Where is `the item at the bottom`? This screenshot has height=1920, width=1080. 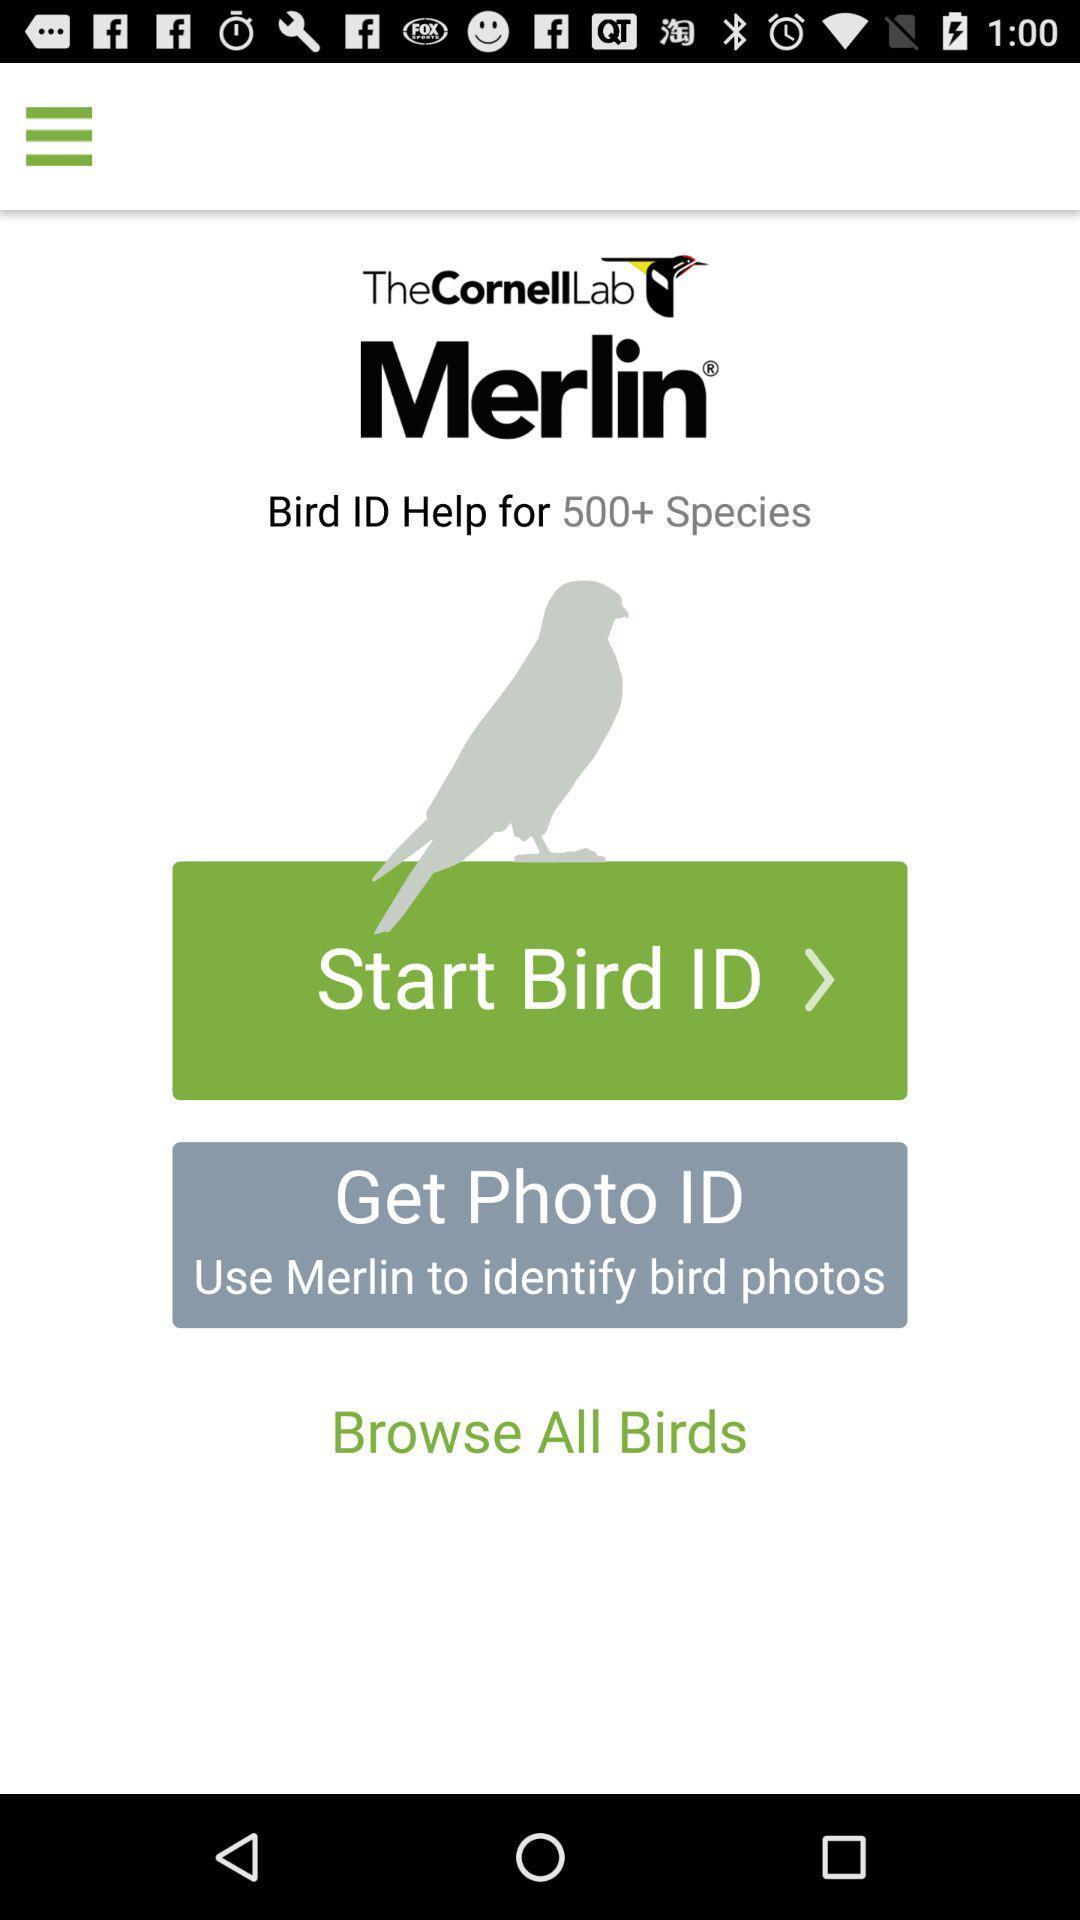
the item at the bottom is located at coordinates (538, 1428).